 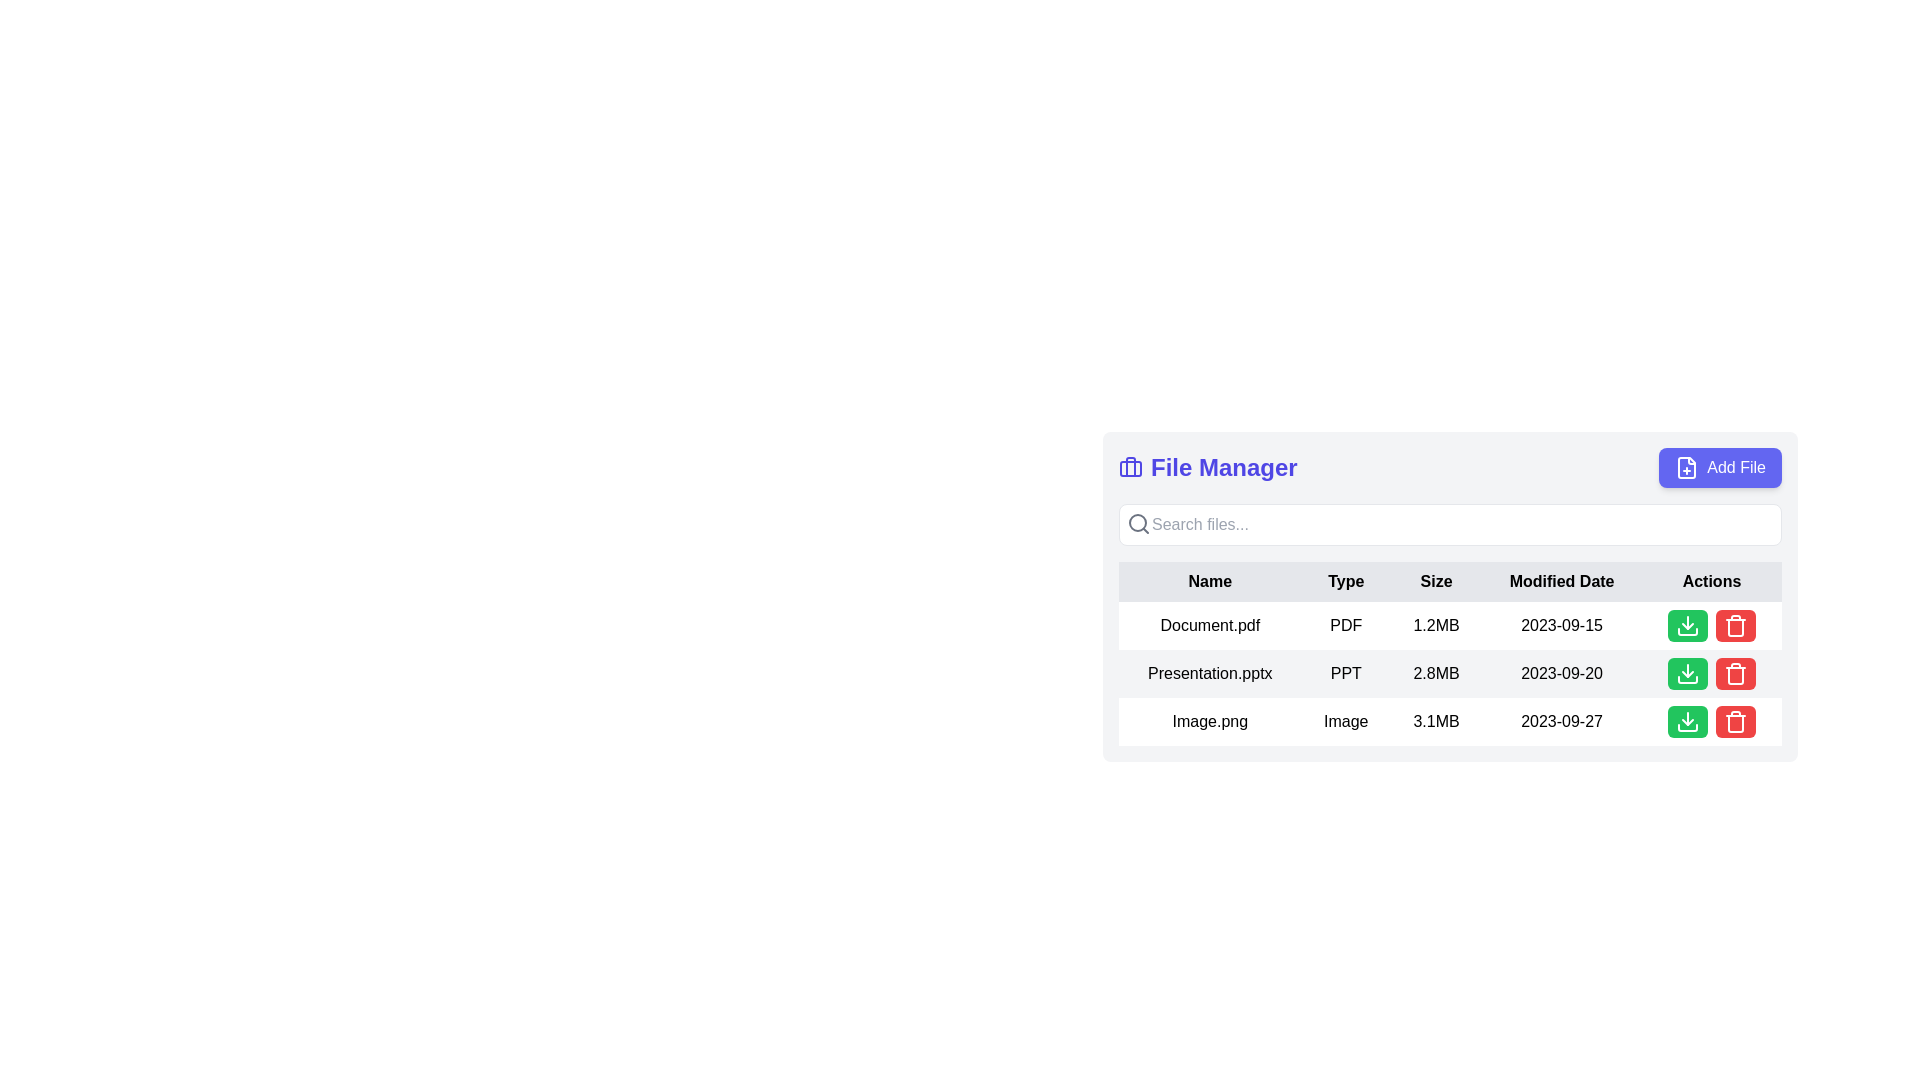 What do you see at coordinates (1131, 467) in the screenshot?
I see `the Briefcase icon that indicates the 'File Manager' section, located at the top center of the interface` at bounding box center [1131, 467].